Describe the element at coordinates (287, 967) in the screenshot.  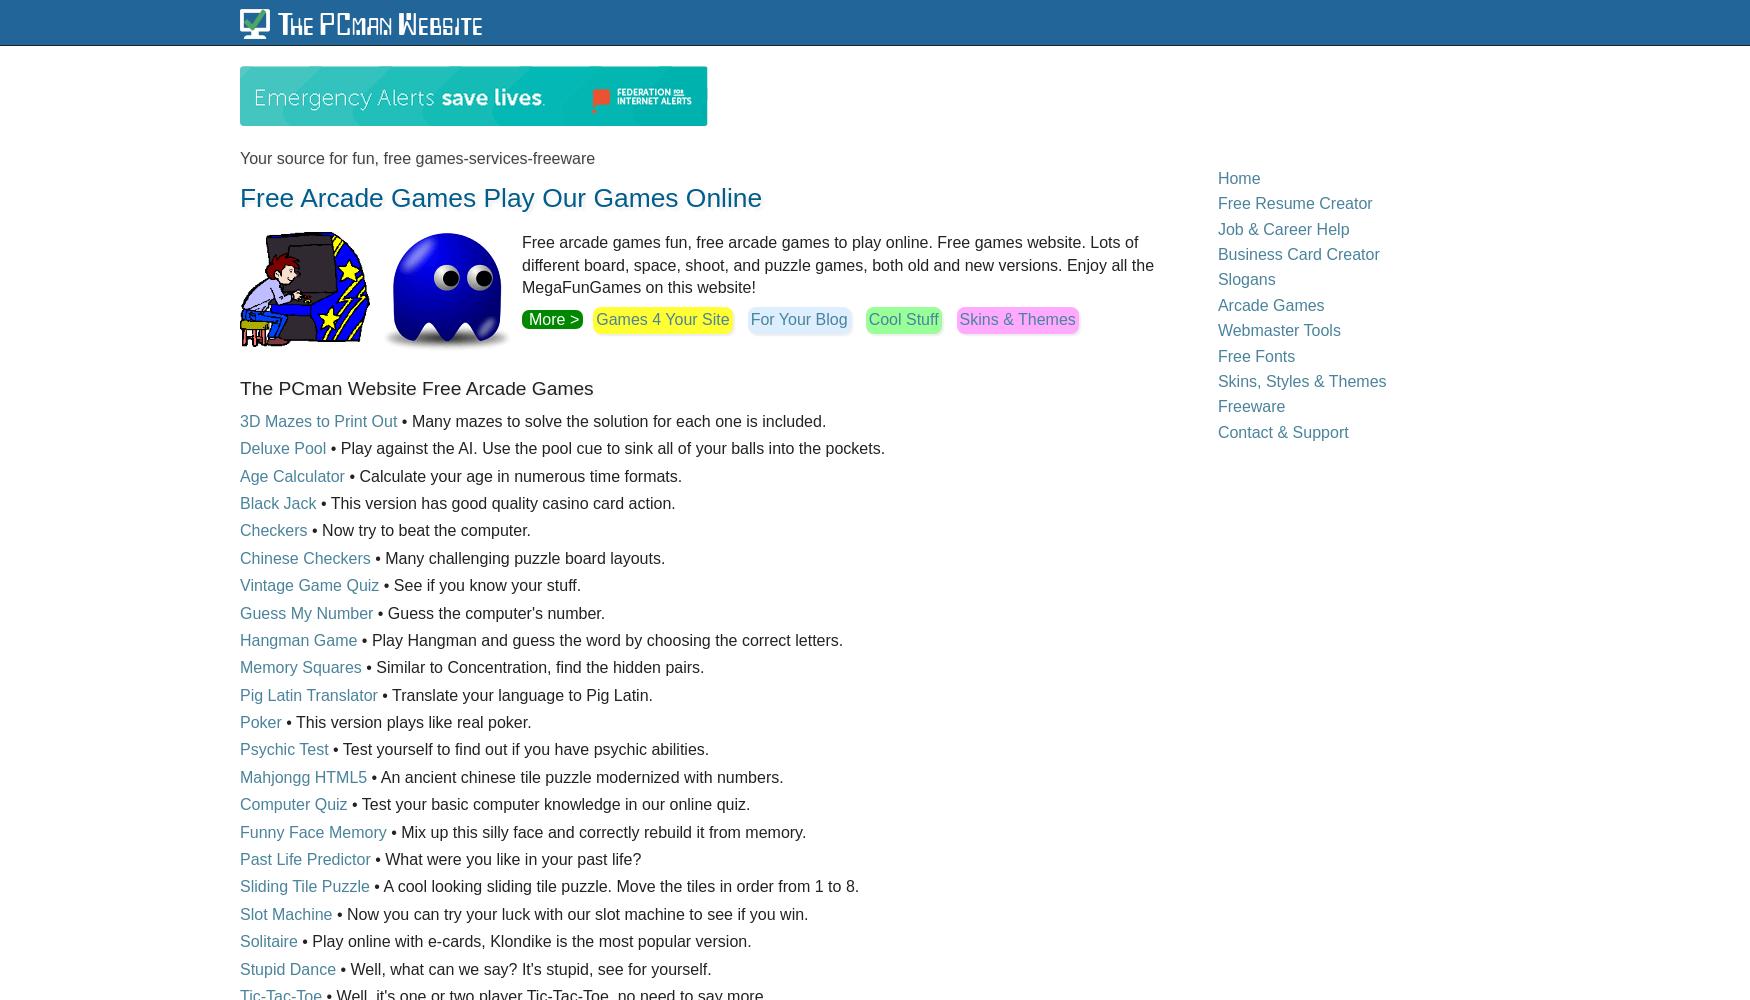
I see `'Stupid Dance'` at that location.